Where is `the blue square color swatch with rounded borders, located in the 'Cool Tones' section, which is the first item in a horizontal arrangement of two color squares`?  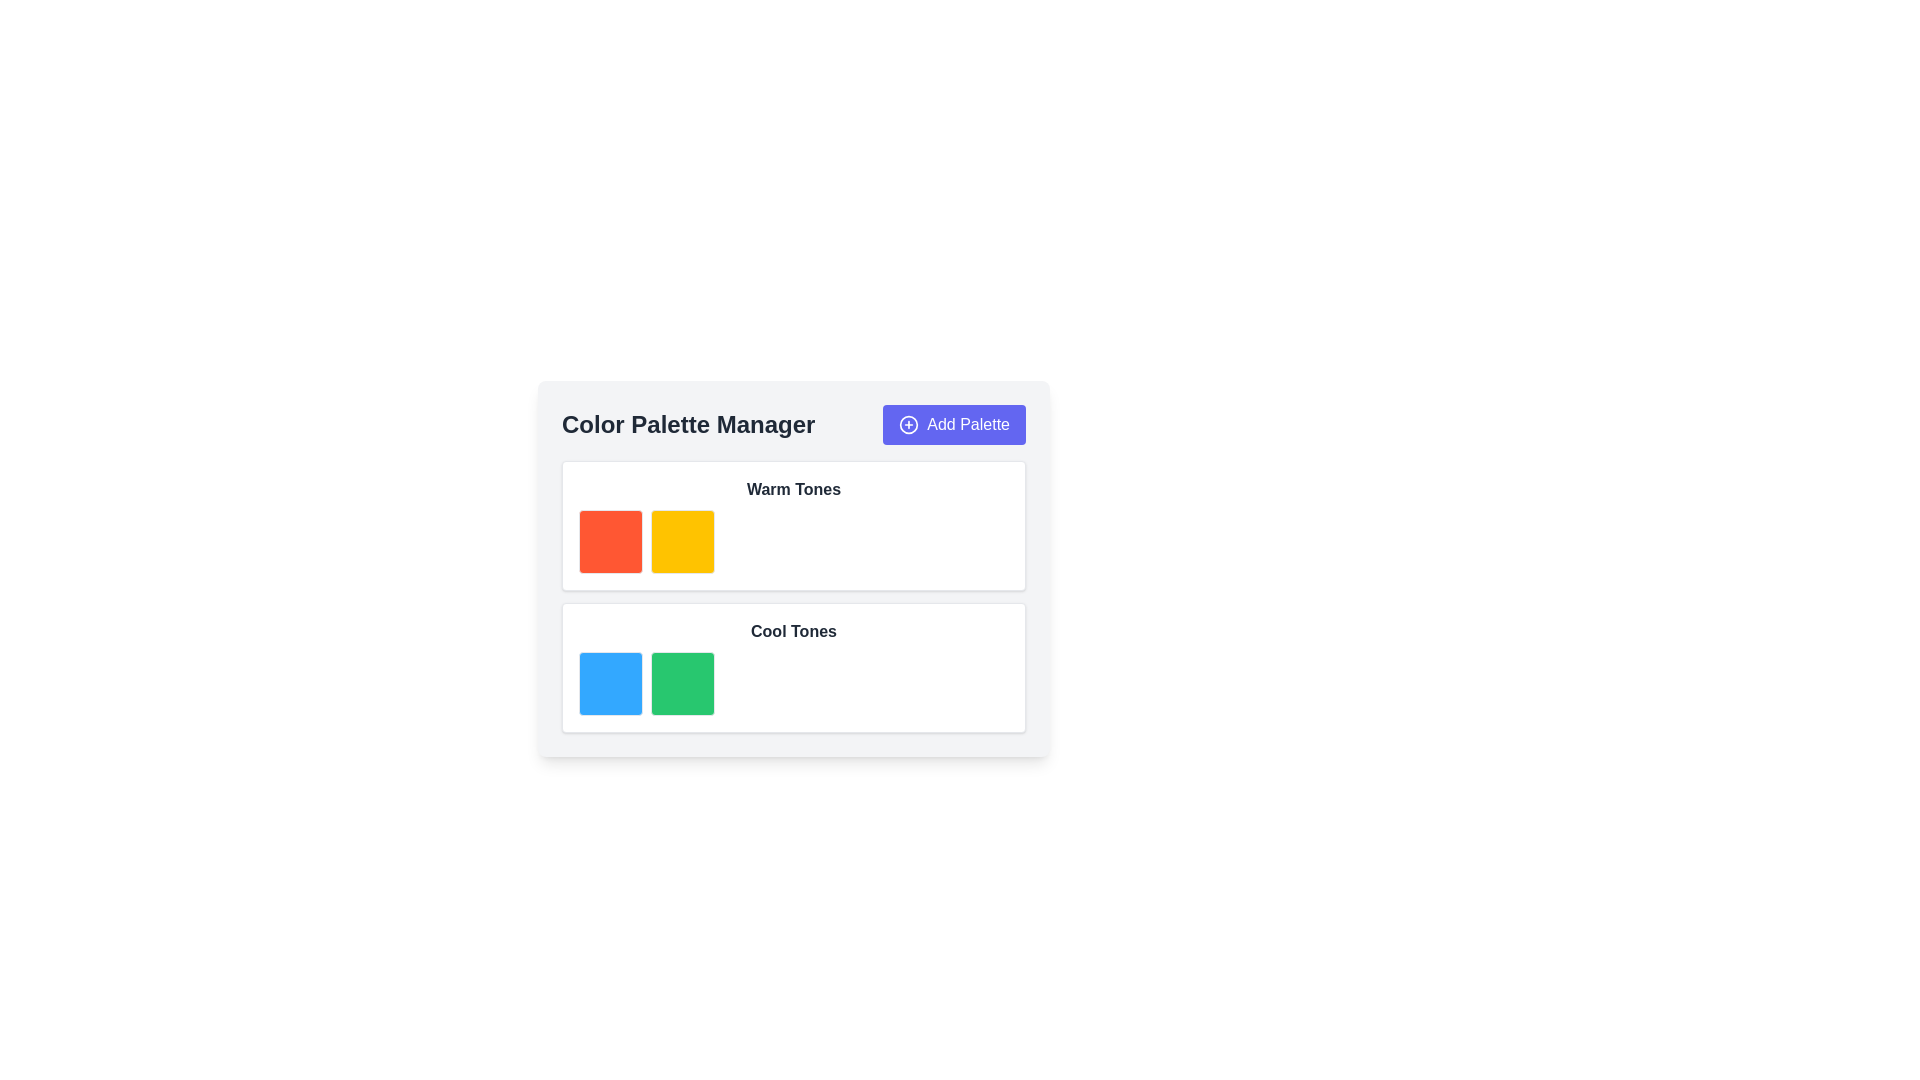 the blue square color swatch with rounded borders, located in the 'Cool Tones' section, which is the first item in a horizontal arrangement of two color squares is located at coordinates (609, 682).